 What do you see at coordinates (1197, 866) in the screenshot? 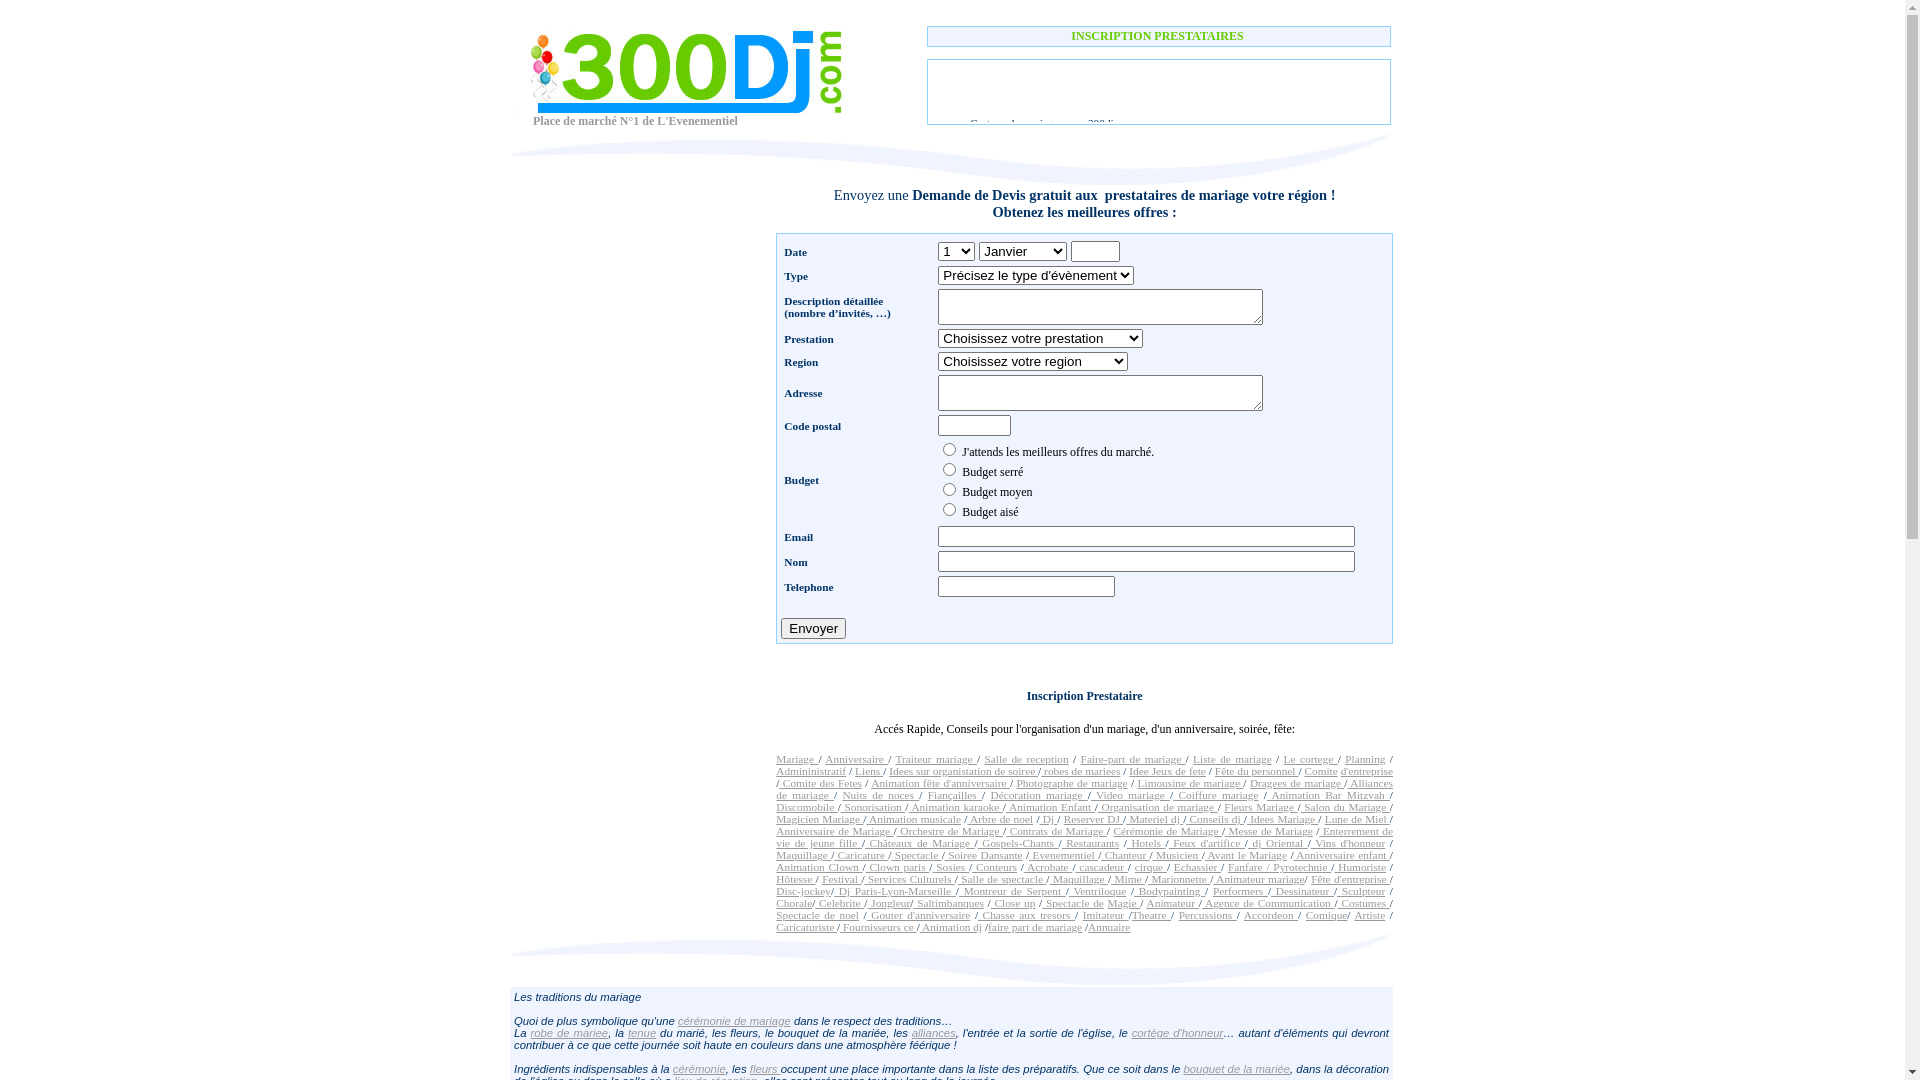
I see `'Echassier'` at bounding box center [1197, 866].